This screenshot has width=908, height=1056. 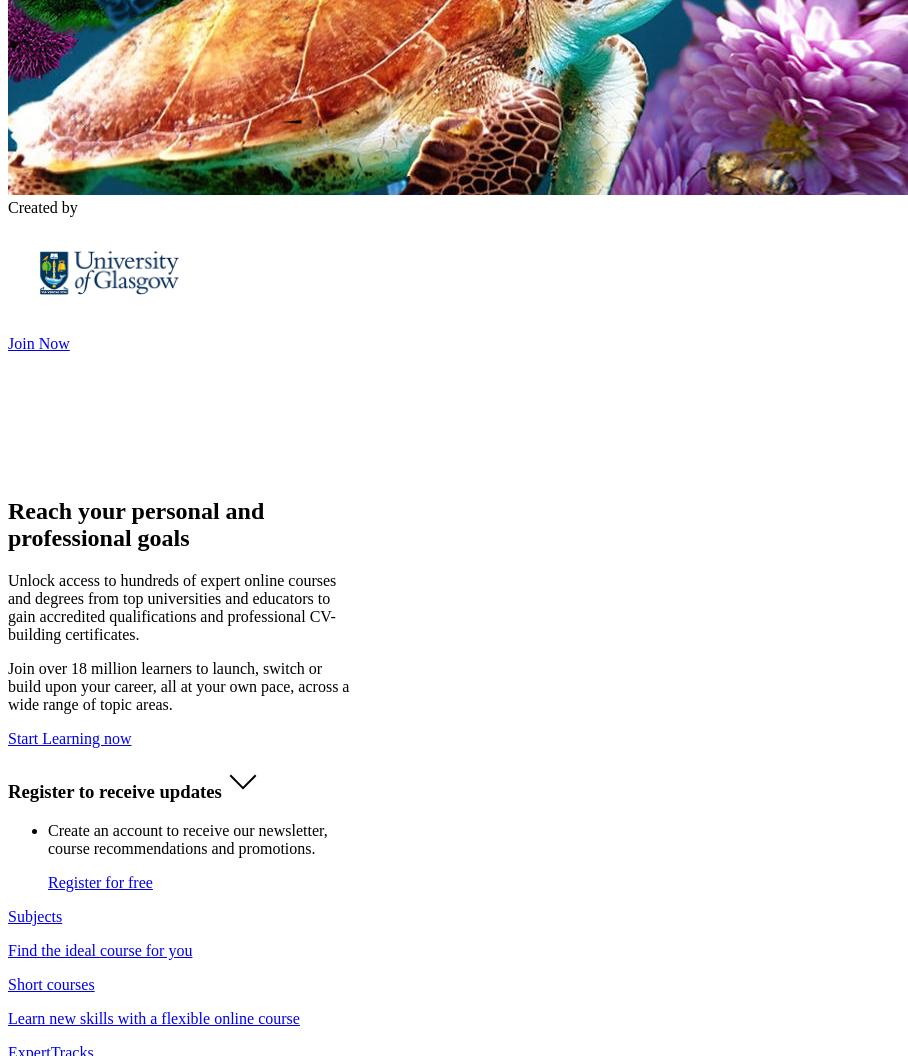 I want to click on 'Created by', so click(x=42, y=205).